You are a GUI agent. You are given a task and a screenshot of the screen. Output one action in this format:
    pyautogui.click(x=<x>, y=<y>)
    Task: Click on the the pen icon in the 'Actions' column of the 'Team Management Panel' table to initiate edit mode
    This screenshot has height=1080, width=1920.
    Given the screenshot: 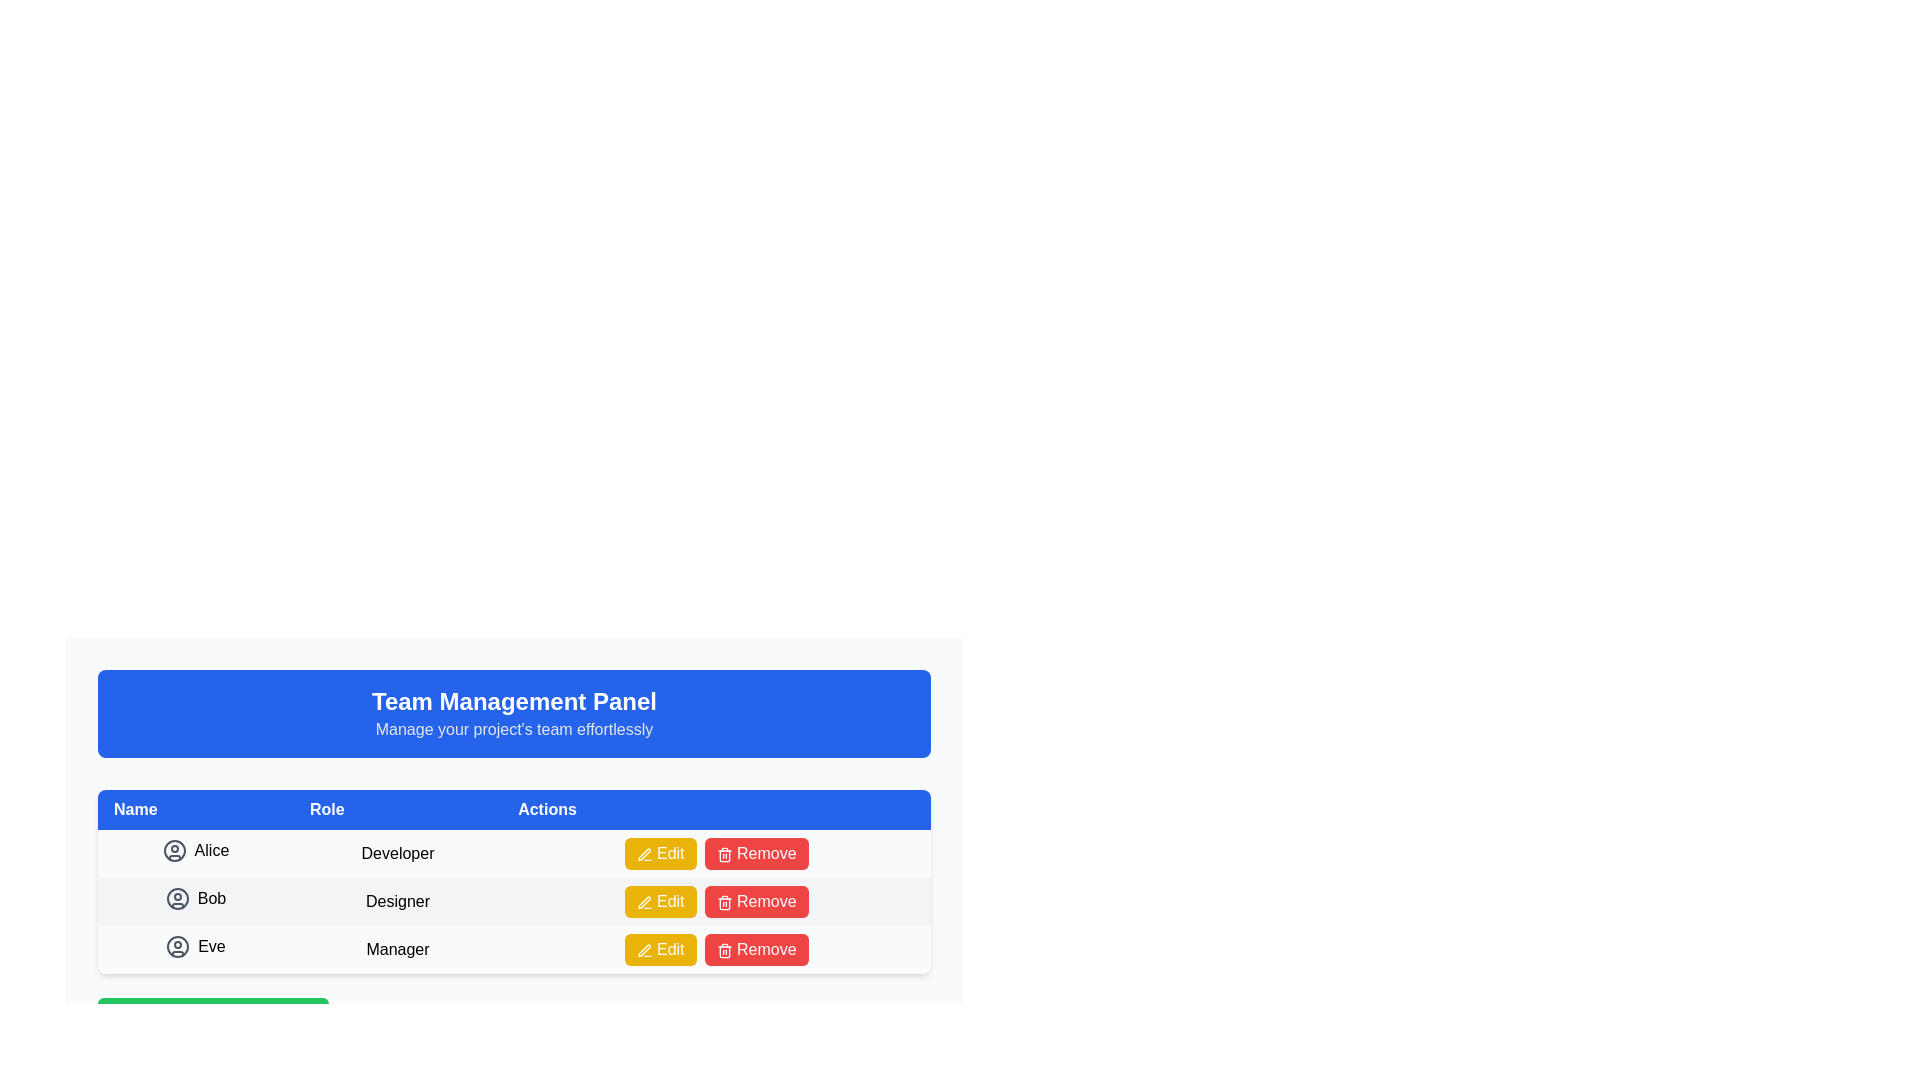 What is the action you would take?
    pyautogui.click(x=644, y=854)
    